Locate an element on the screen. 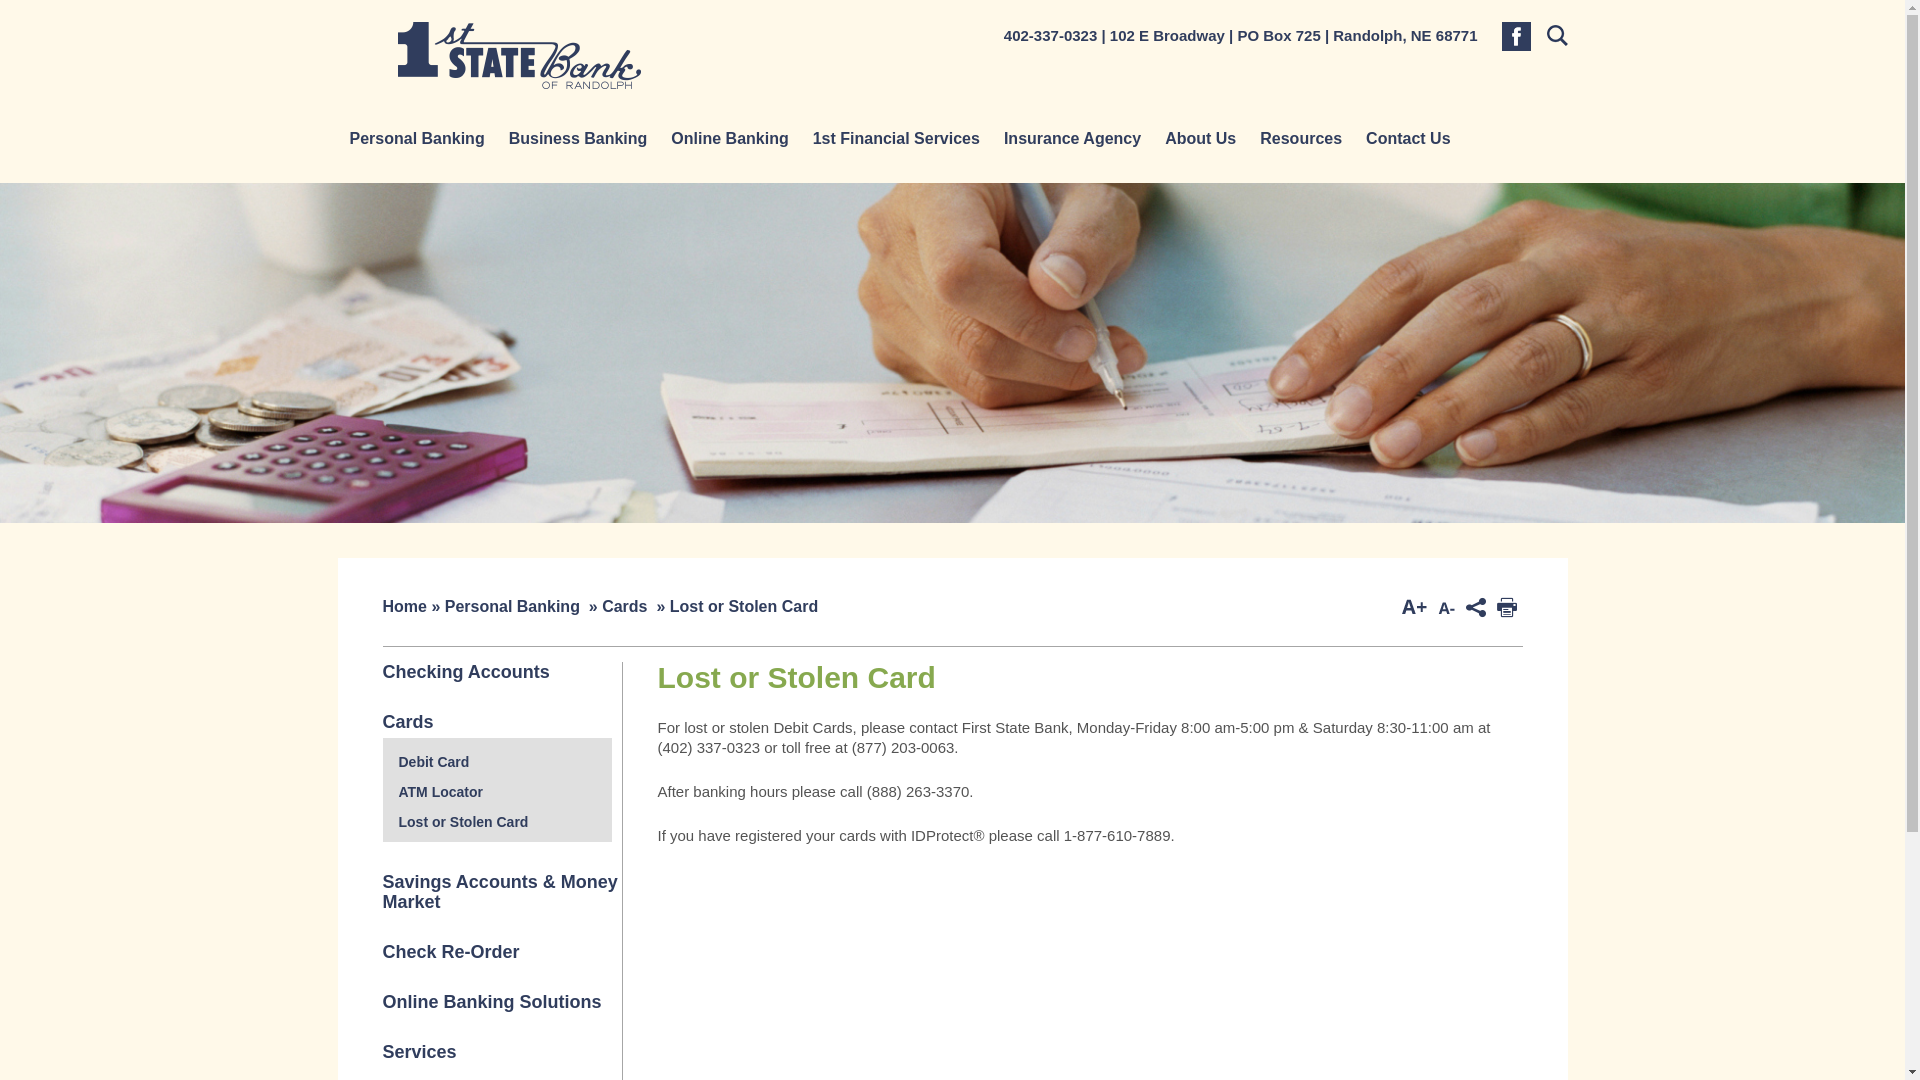  'ATM Locator' is located at coordinates (439, 790).